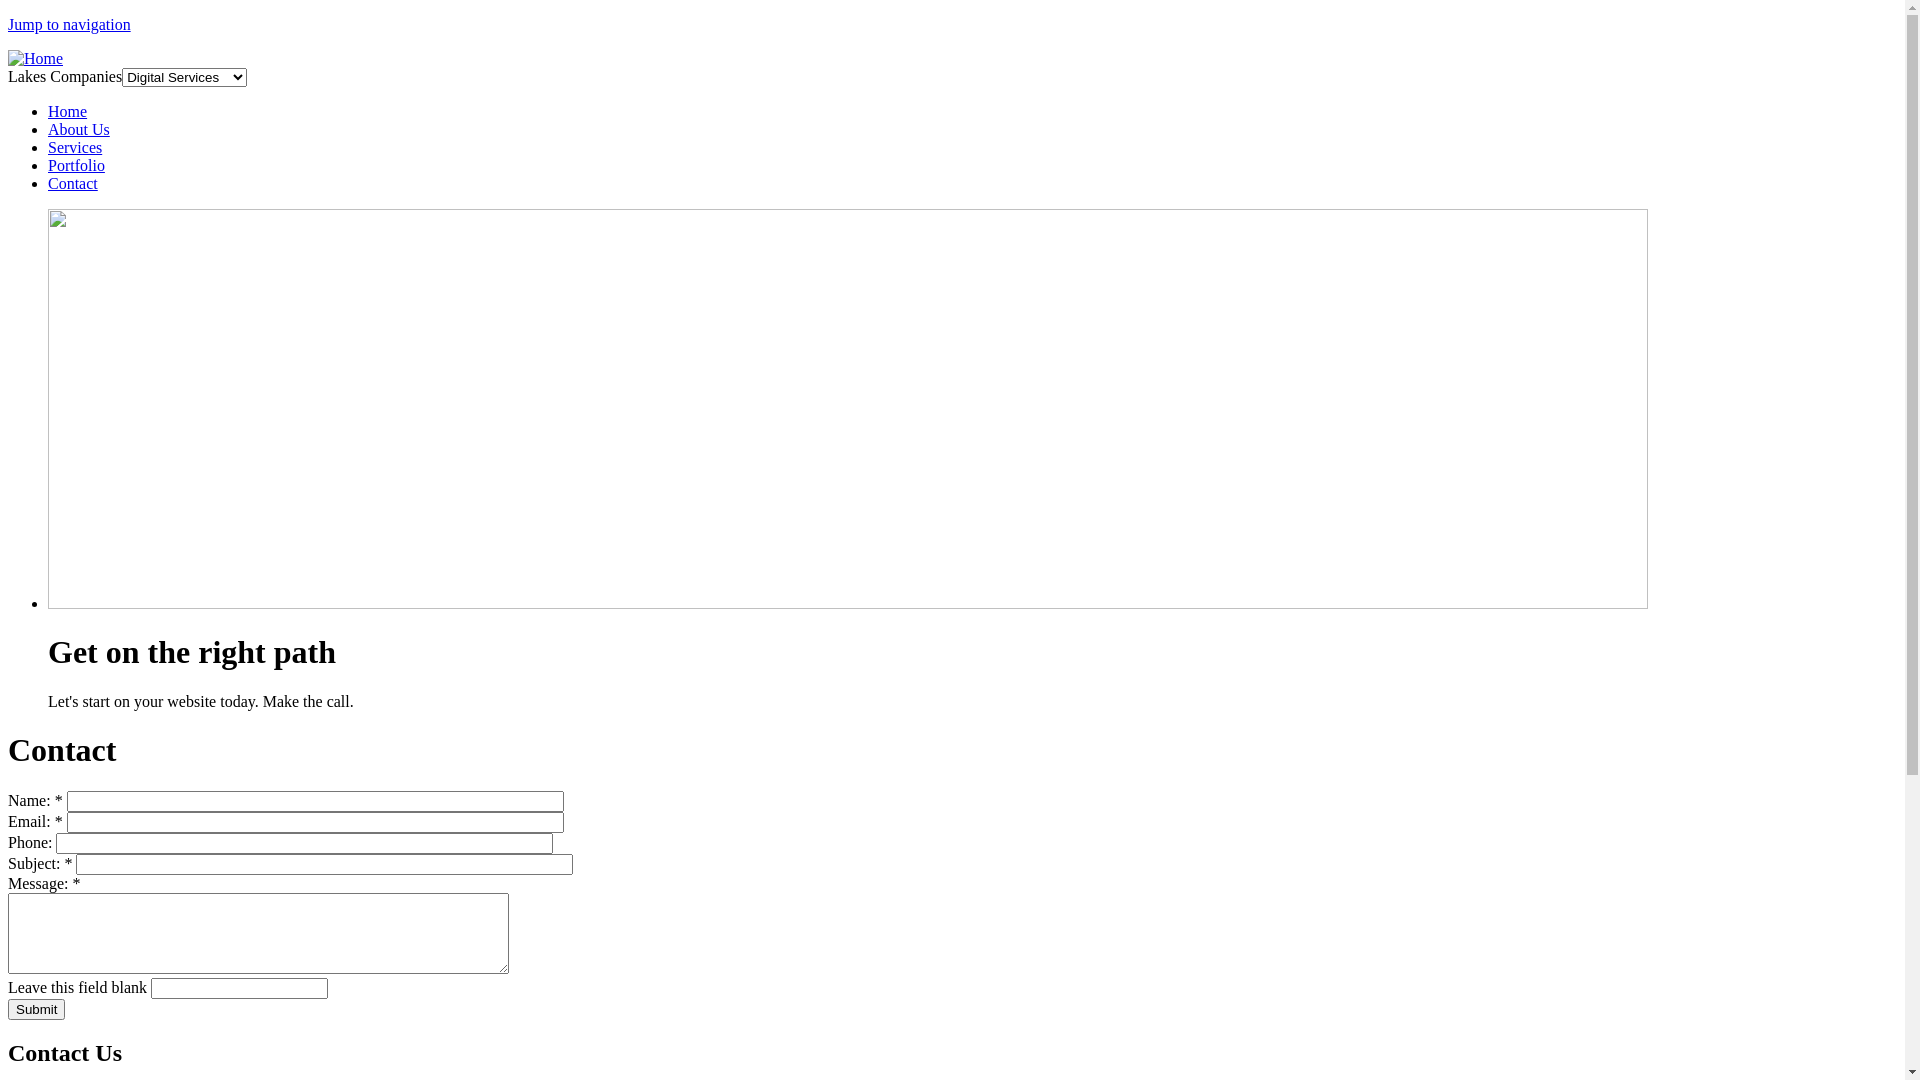 The height and width of the screenshot is (1080, 1920). Describe the element at coordinates (67, 111) in the screenshot. I see `'Home'` at that location.